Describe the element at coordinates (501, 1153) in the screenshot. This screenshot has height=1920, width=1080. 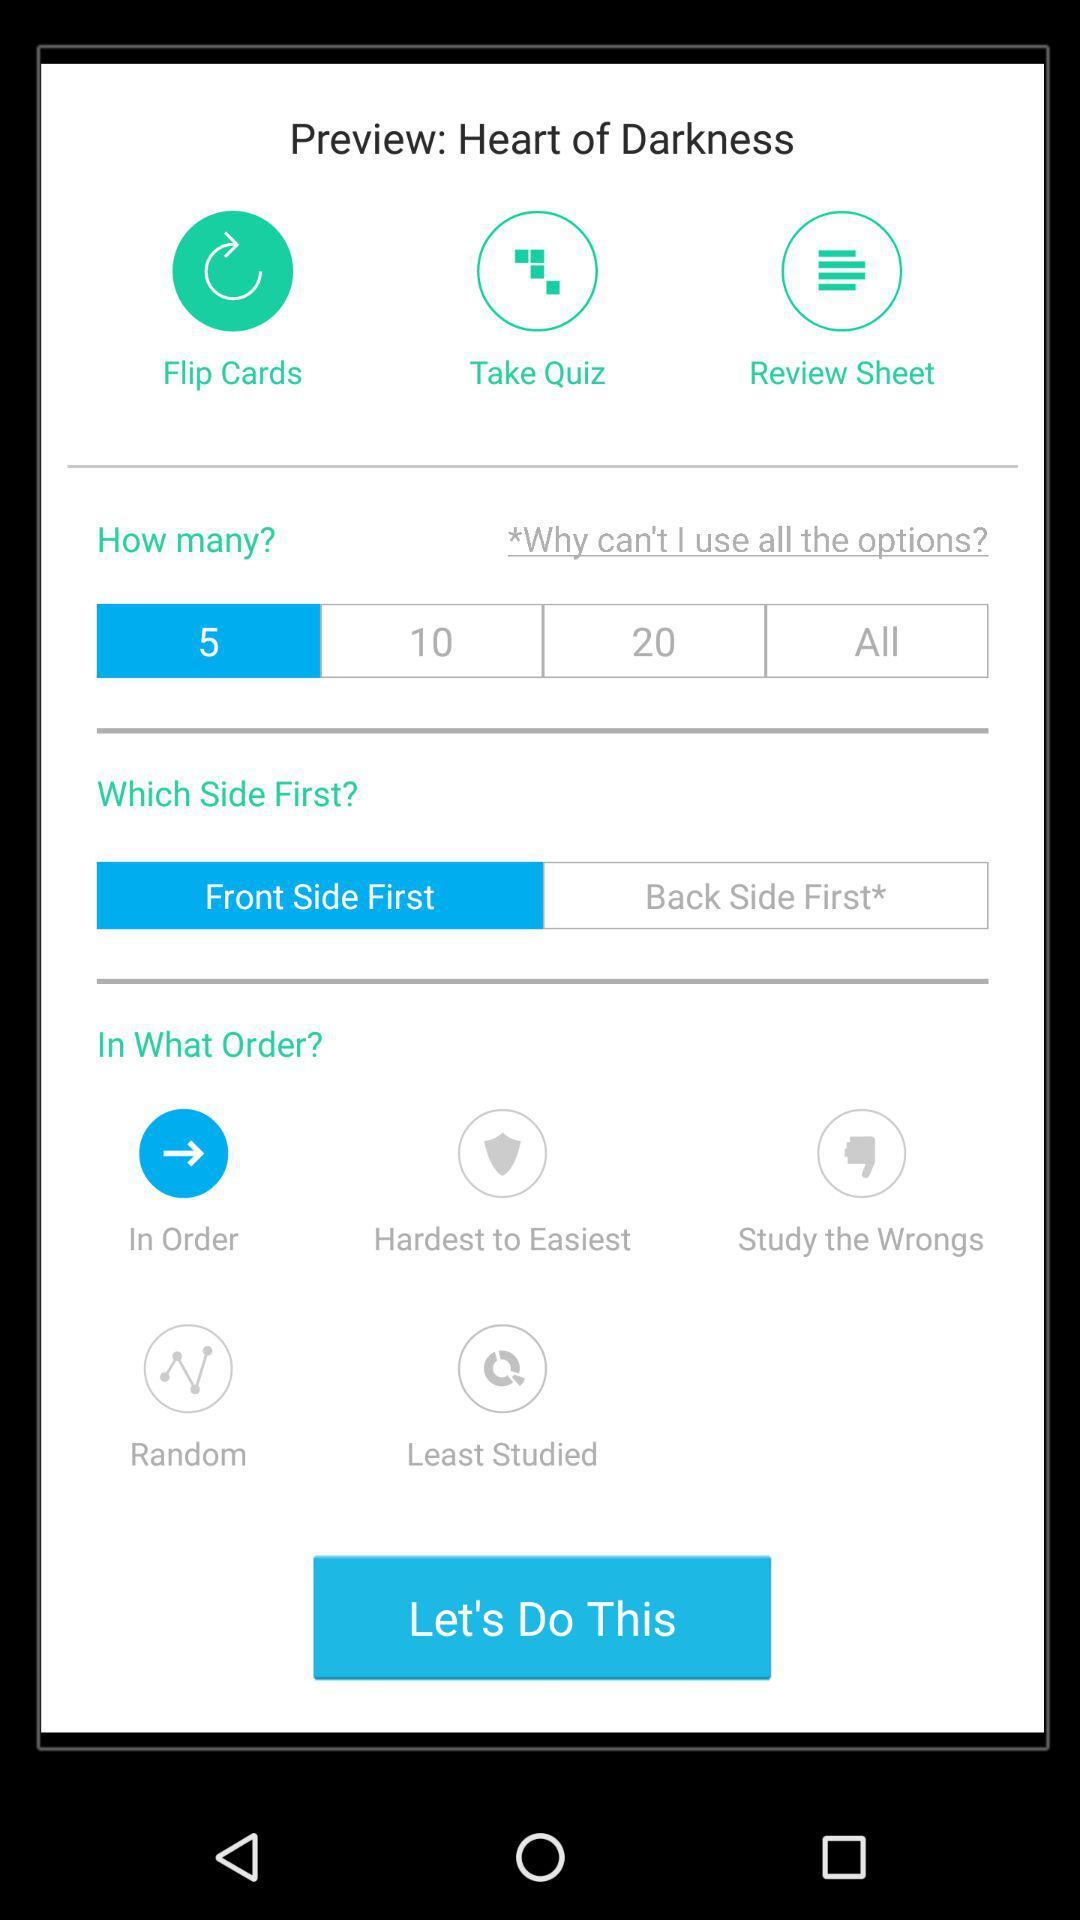
I see `show hardest flashcards first` at that location.